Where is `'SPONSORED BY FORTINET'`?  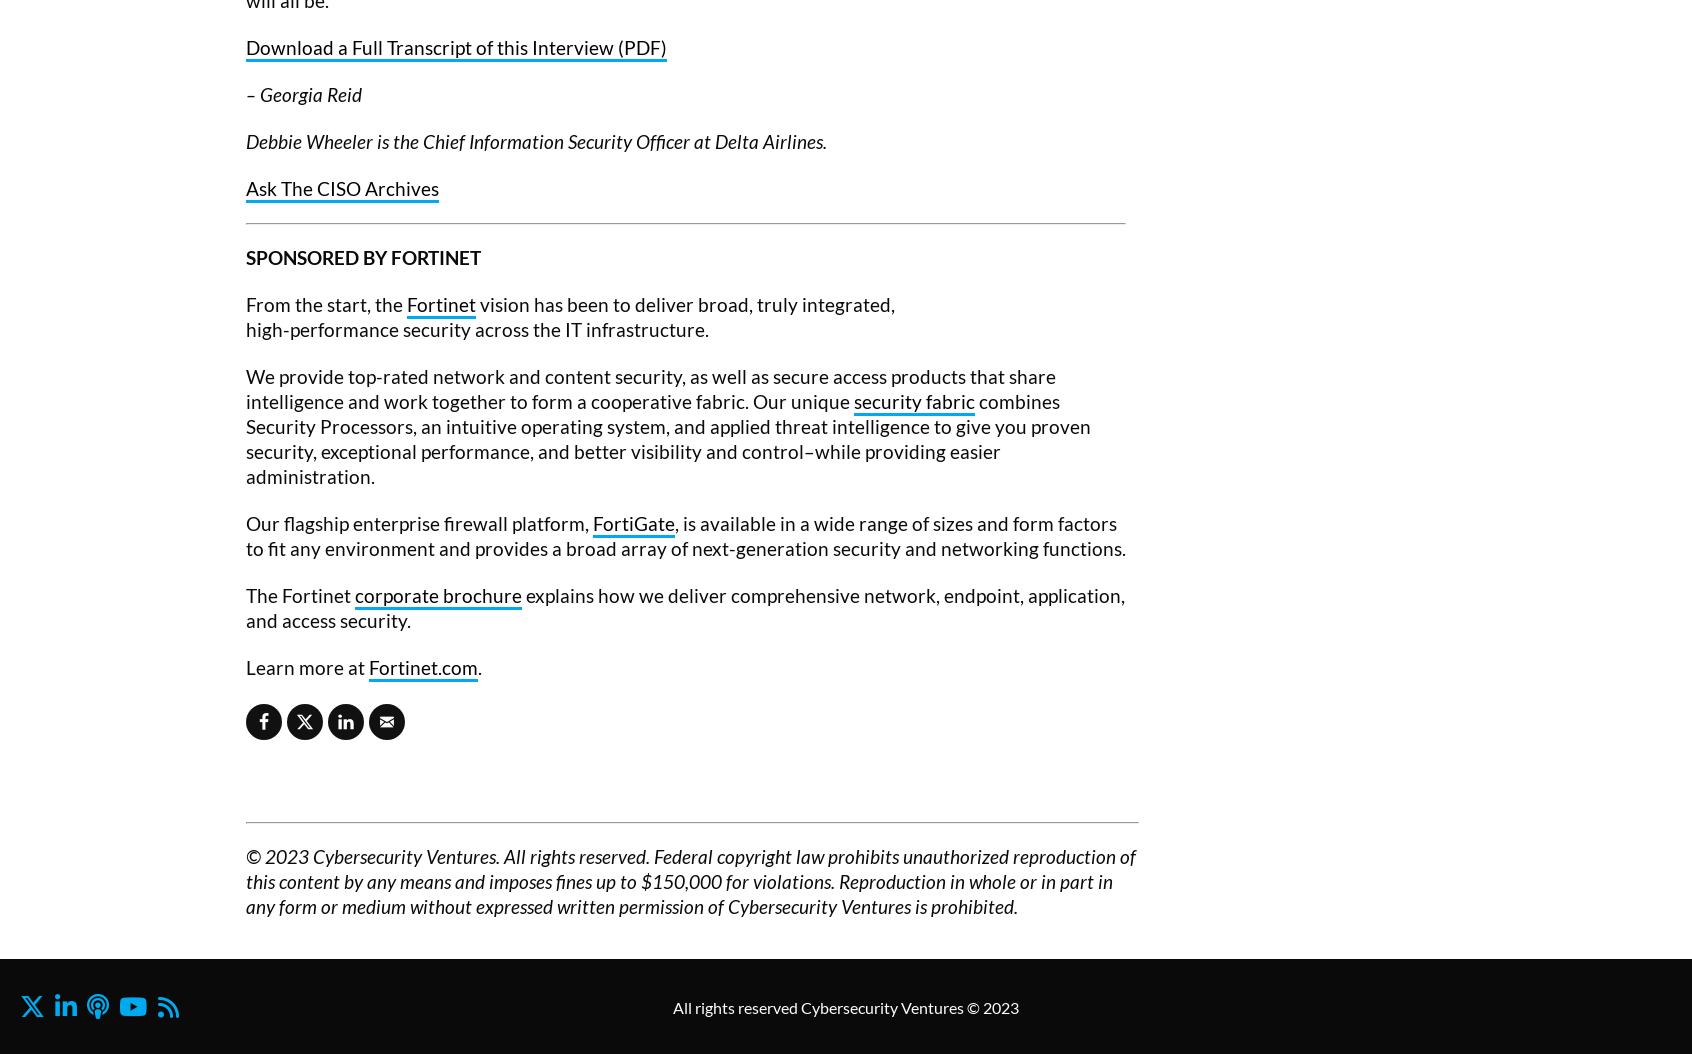
'SPONSORED BY FORTINET' is located at coordinates (363, 256).